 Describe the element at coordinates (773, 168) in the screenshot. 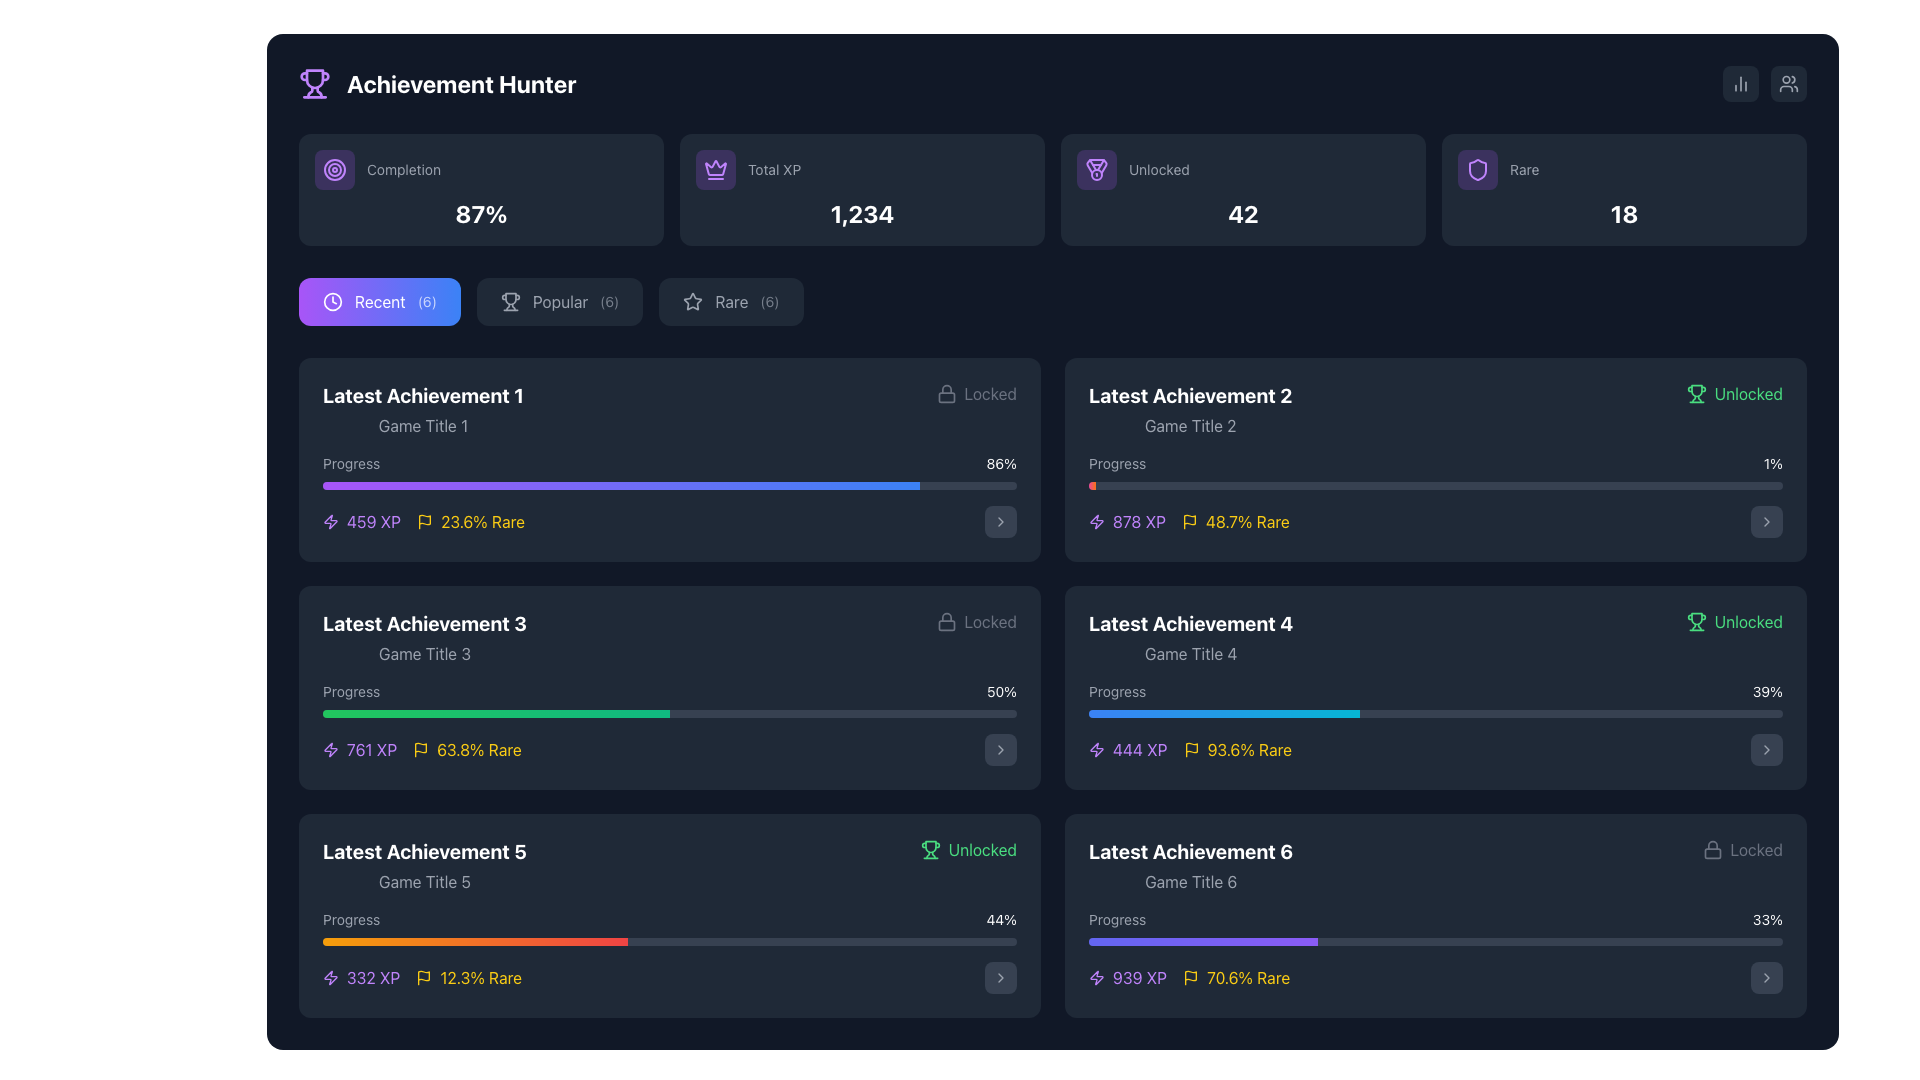

I see `the descriptive label located in the top row of the layout, positioned to the right of the purple crown icon and above the value '1,234'` at that location.